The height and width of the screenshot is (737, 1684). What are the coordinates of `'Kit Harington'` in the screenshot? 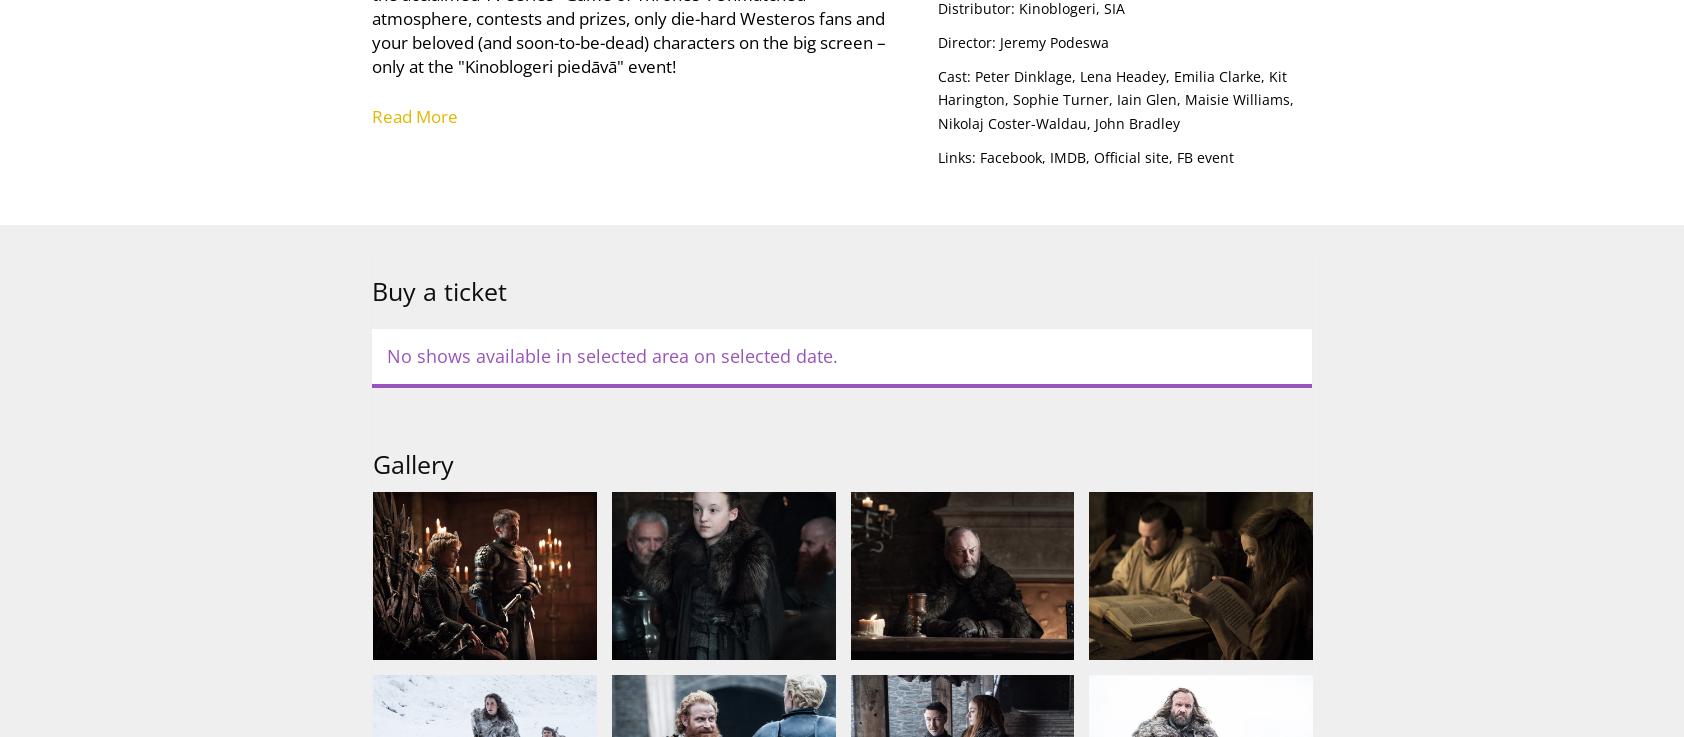 It's located at (935, 86).